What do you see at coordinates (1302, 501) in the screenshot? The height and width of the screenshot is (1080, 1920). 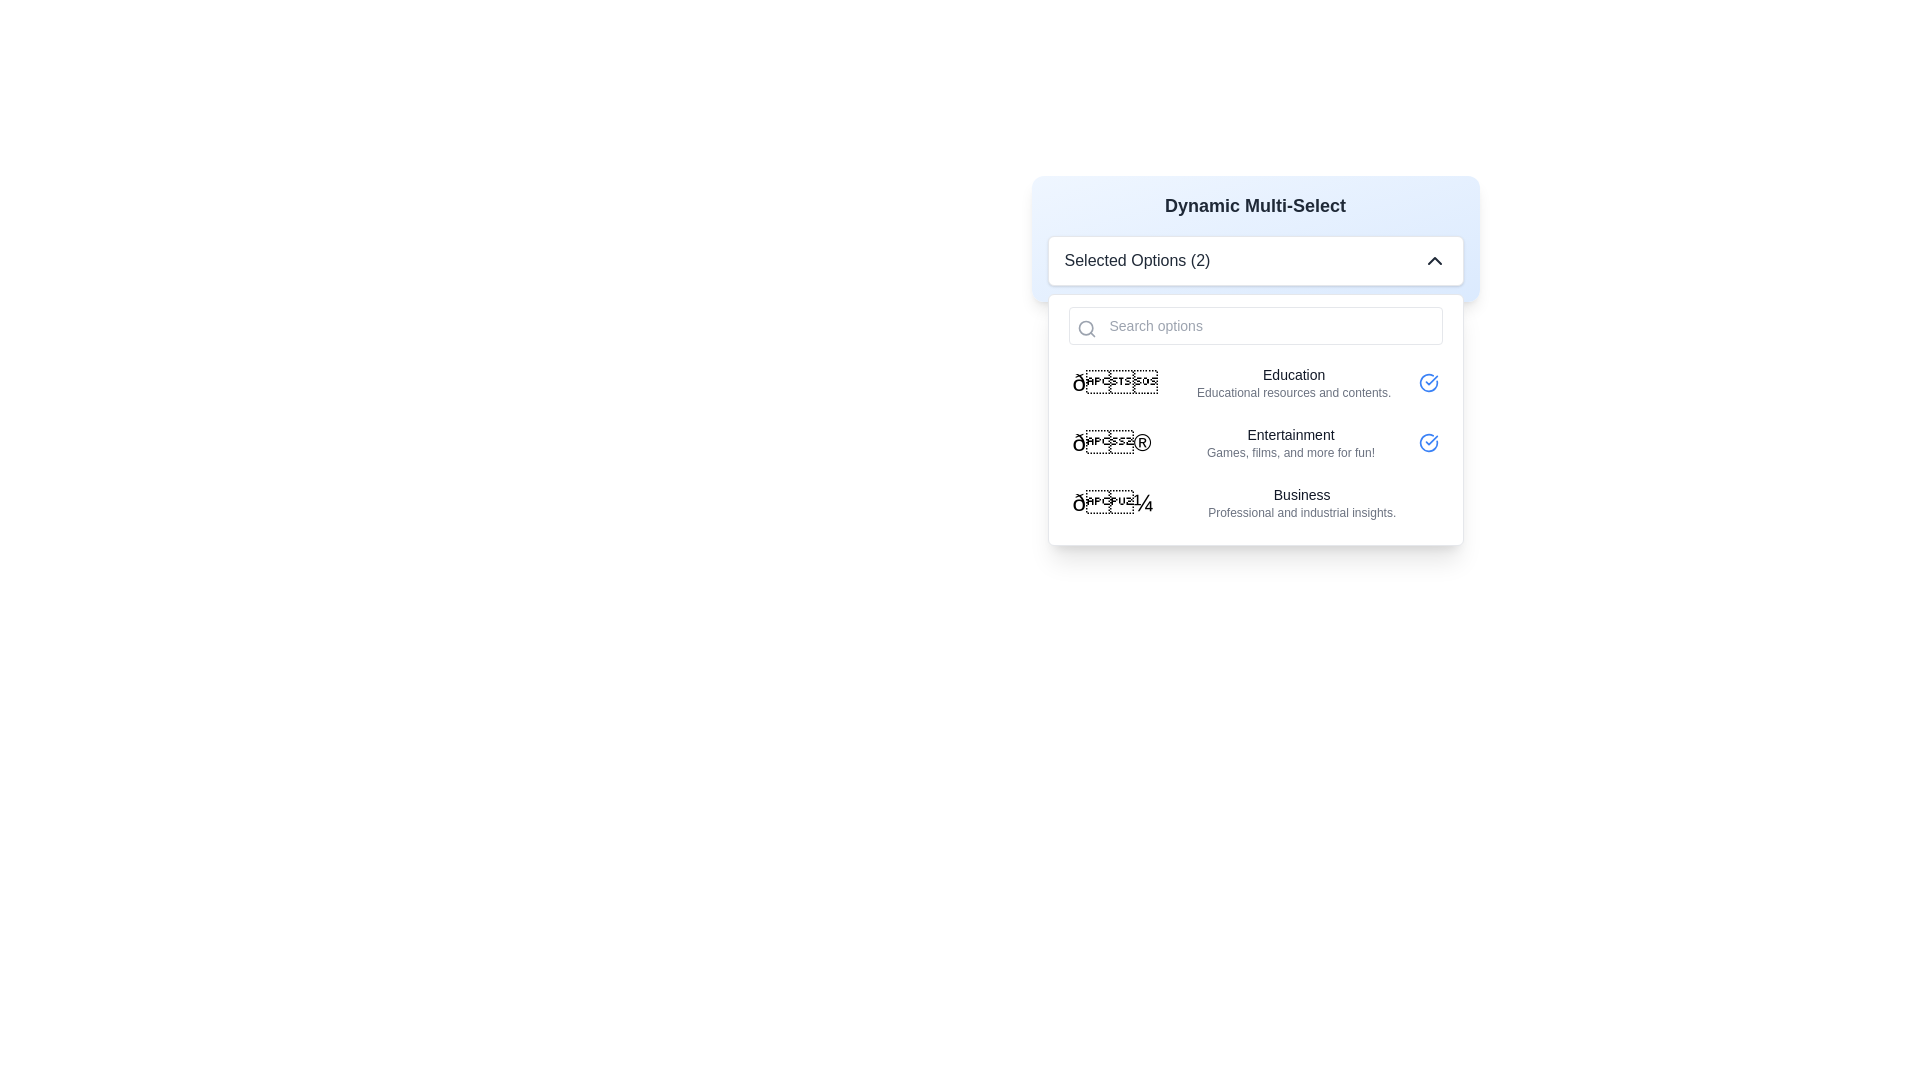 I see `the text display element that represents the third option in the dropdown interface, located beneath the 'Entertainment' option` at bounding box center [1302, 501].